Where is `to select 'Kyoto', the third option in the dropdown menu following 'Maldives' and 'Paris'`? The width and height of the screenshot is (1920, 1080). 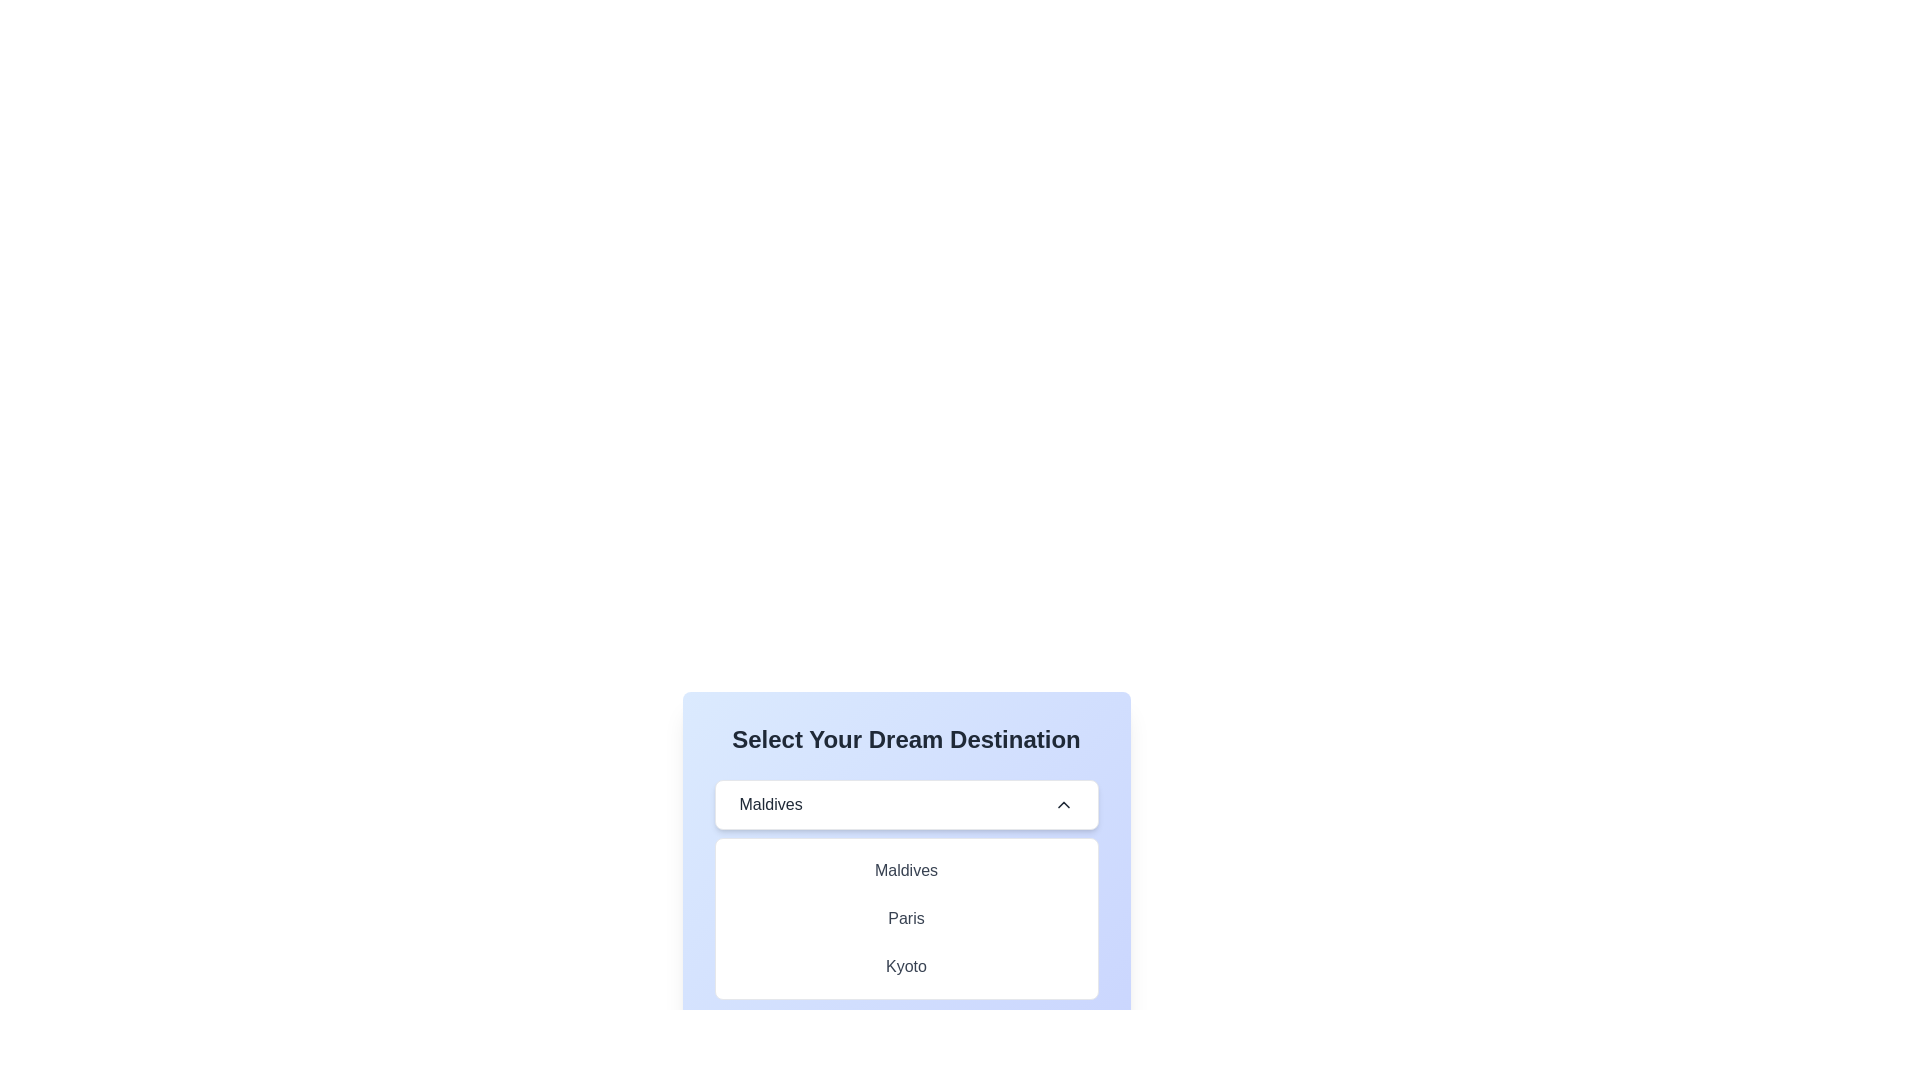 to select 'Kyoto', the third option in the dropdown menu following 'Maldives' and 'Paris' is located at coordinates (905, 966).